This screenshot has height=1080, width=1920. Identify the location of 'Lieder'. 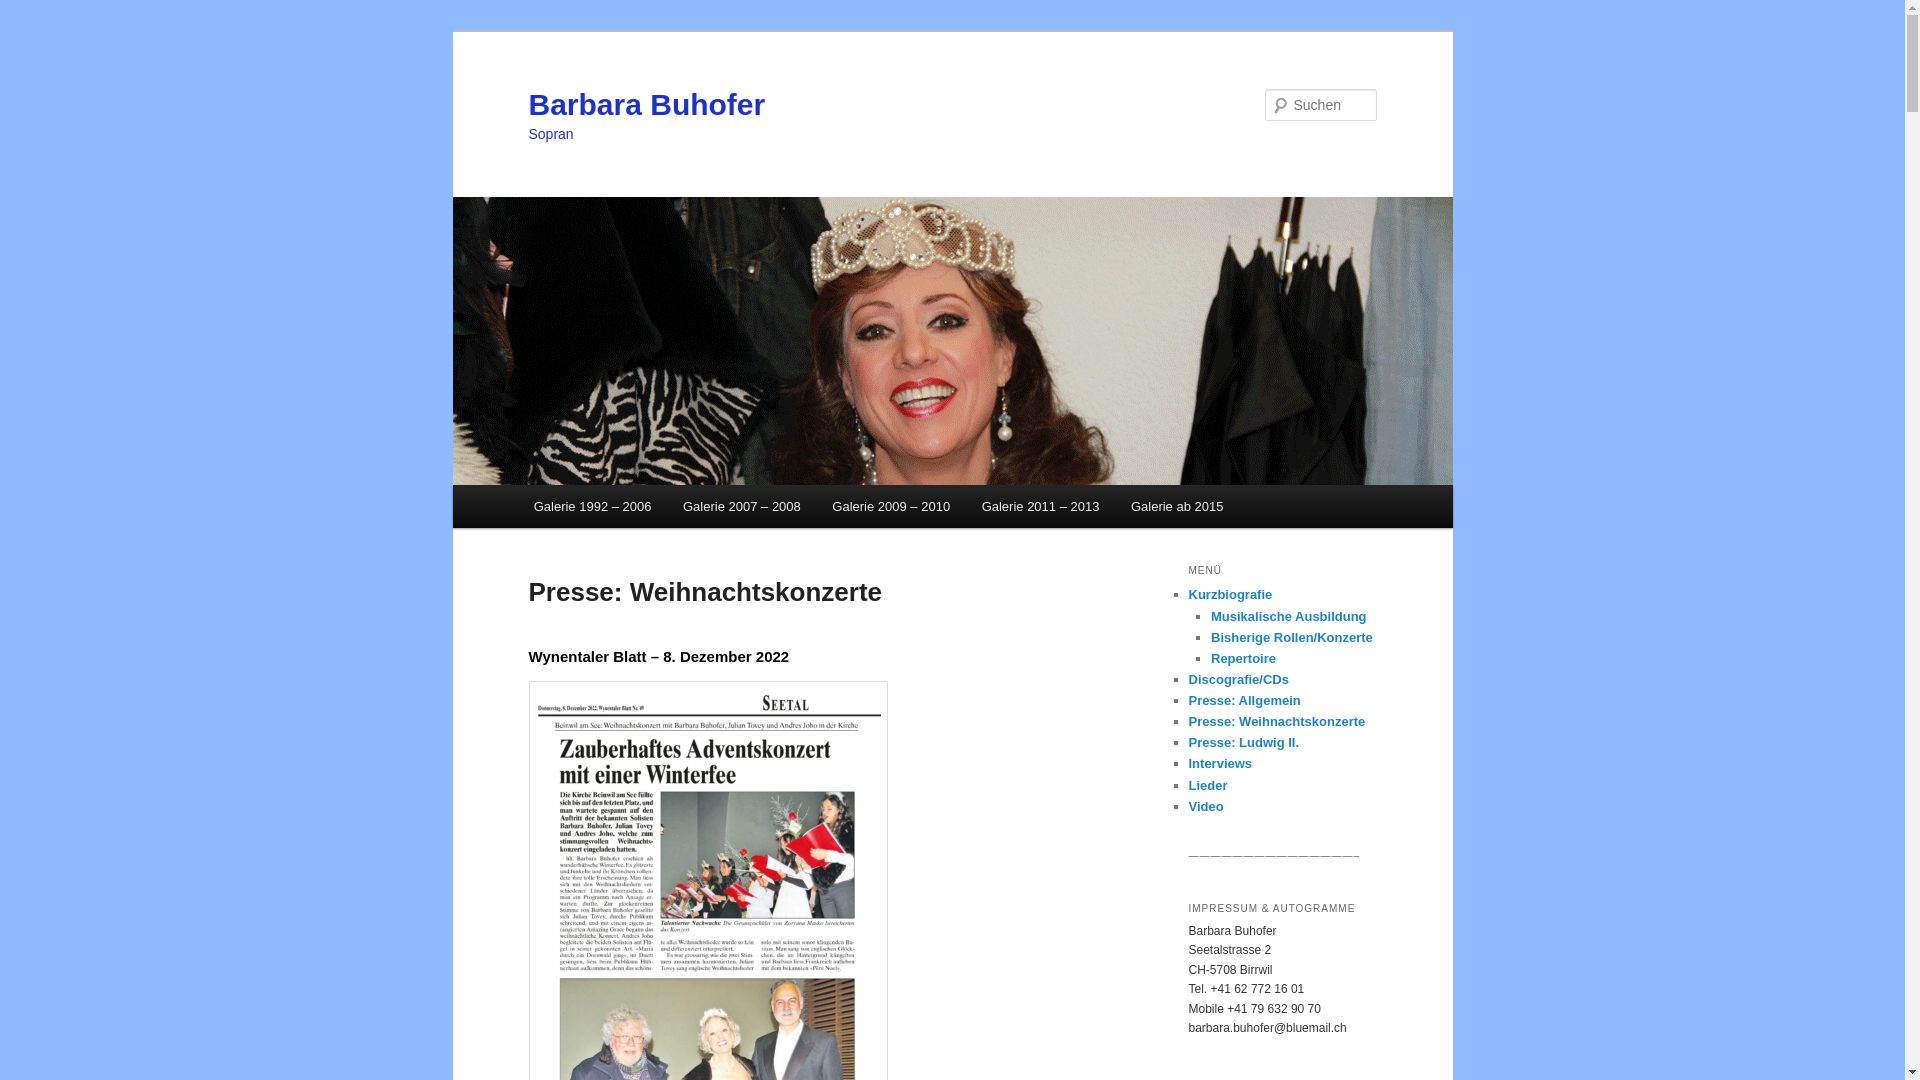
(1206, 784).